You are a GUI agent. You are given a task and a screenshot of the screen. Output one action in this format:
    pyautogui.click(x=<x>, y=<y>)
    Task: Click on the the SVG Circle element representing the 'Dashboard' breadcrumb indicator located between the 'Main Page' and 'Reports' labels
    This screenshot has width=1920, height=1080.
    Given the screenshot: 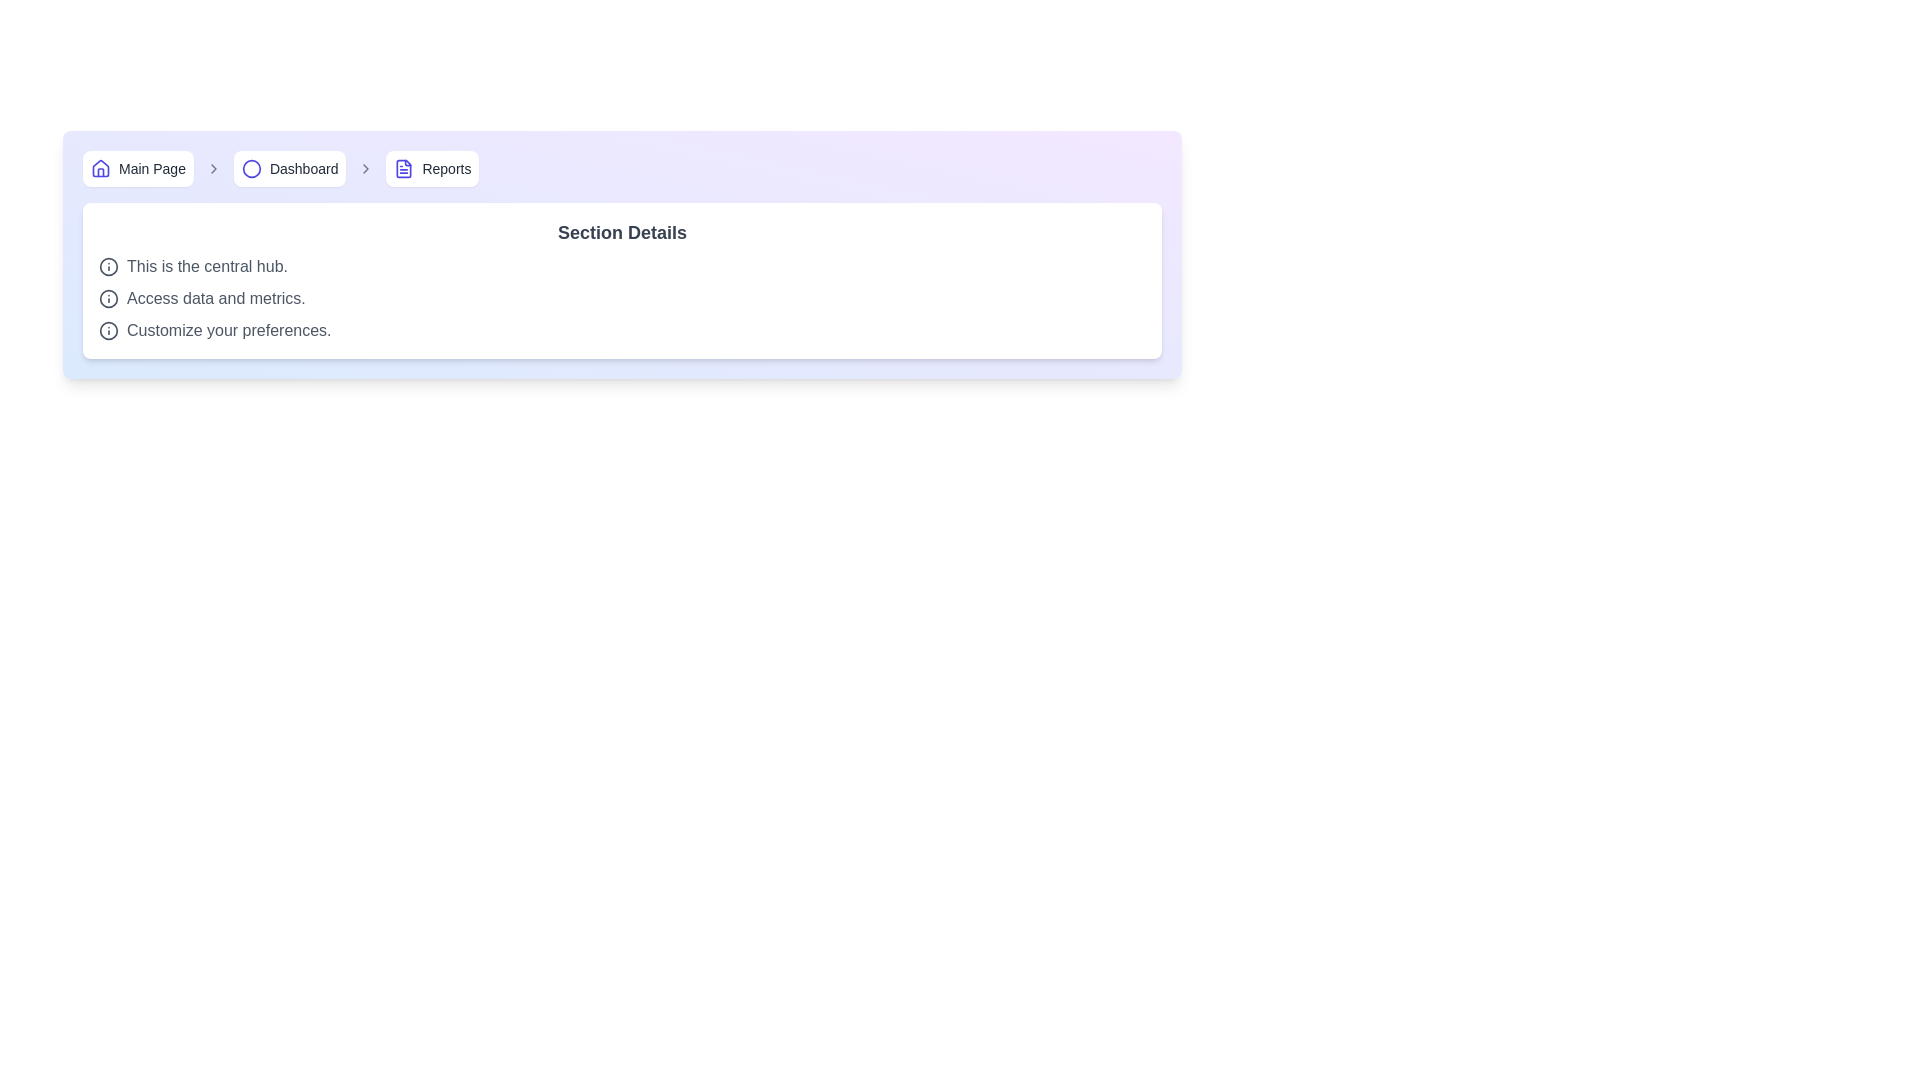 What is the action you would take?
    pyautogui.click(x=250, y=168)
    